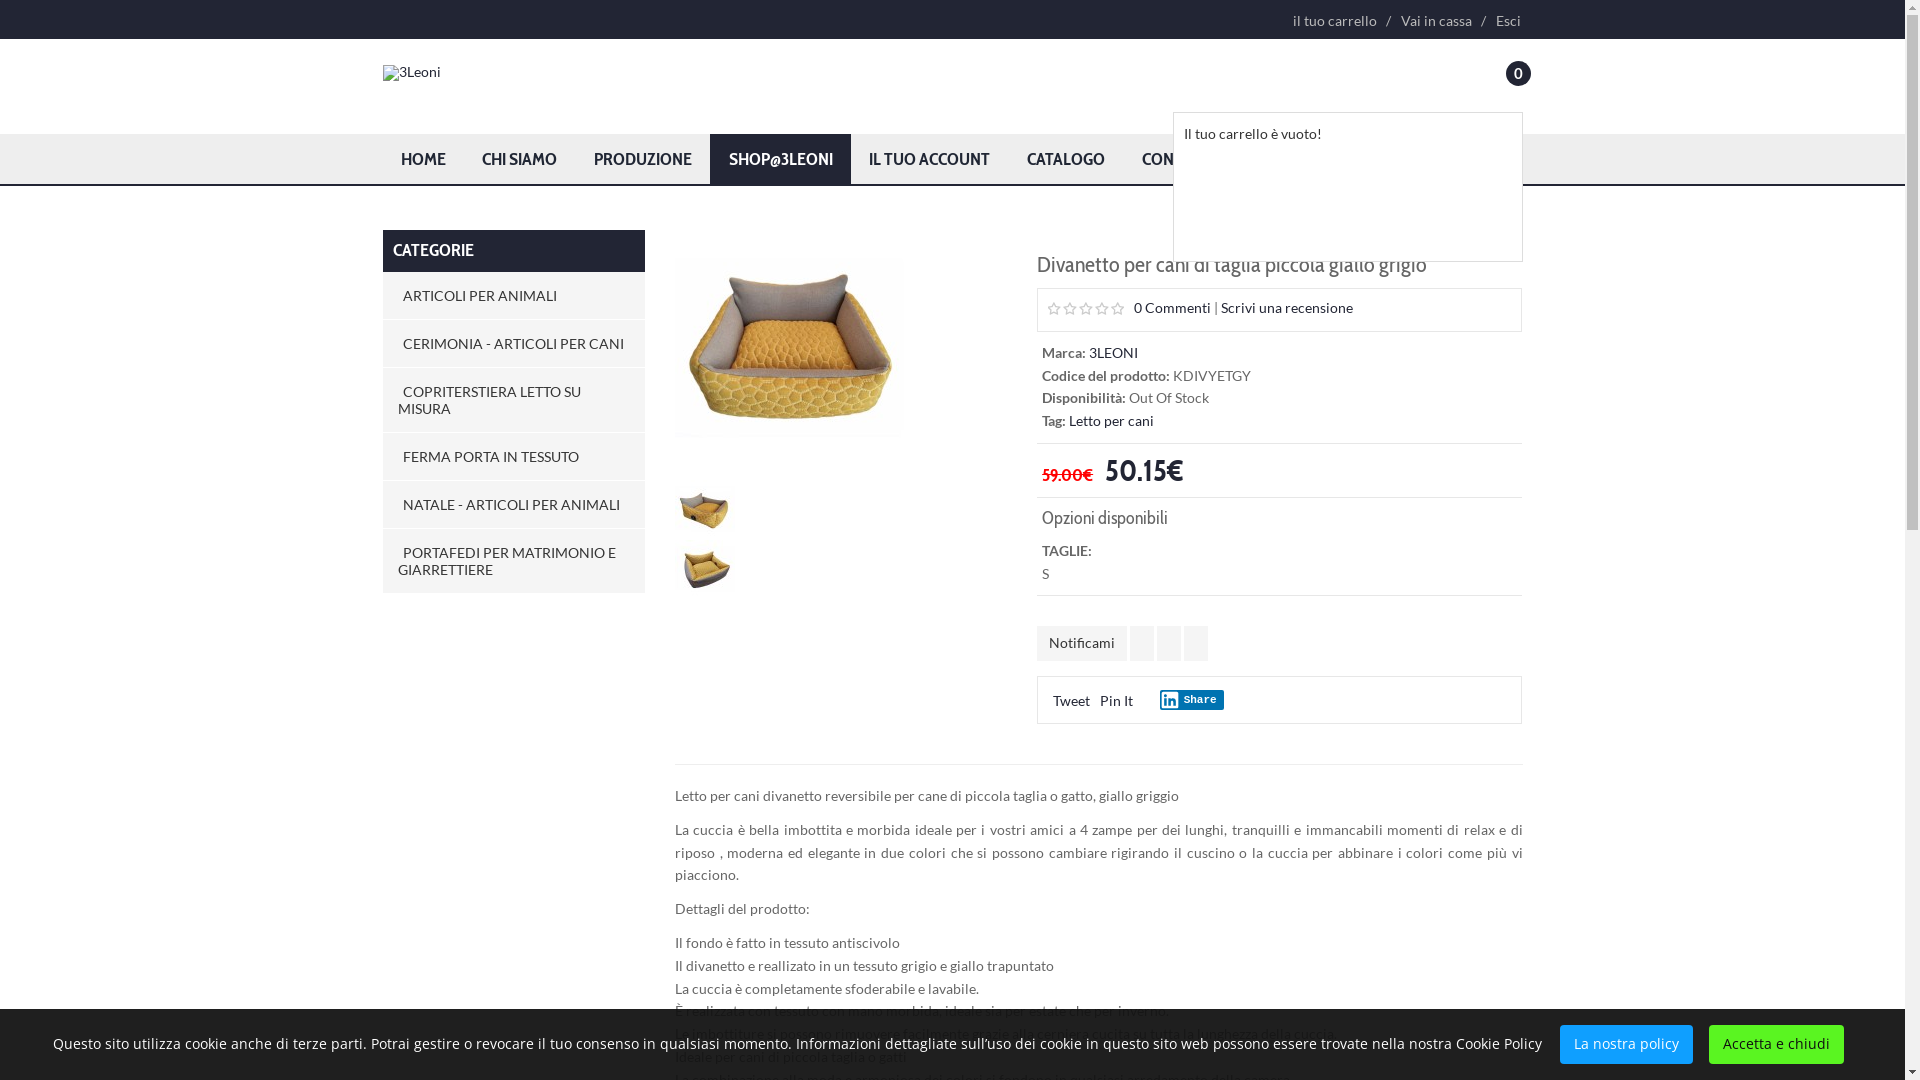  What do you see at coordinates (519, 157) in the screenshot?
I see `'CHI SIAMO'` at bounding box center [519, 157].